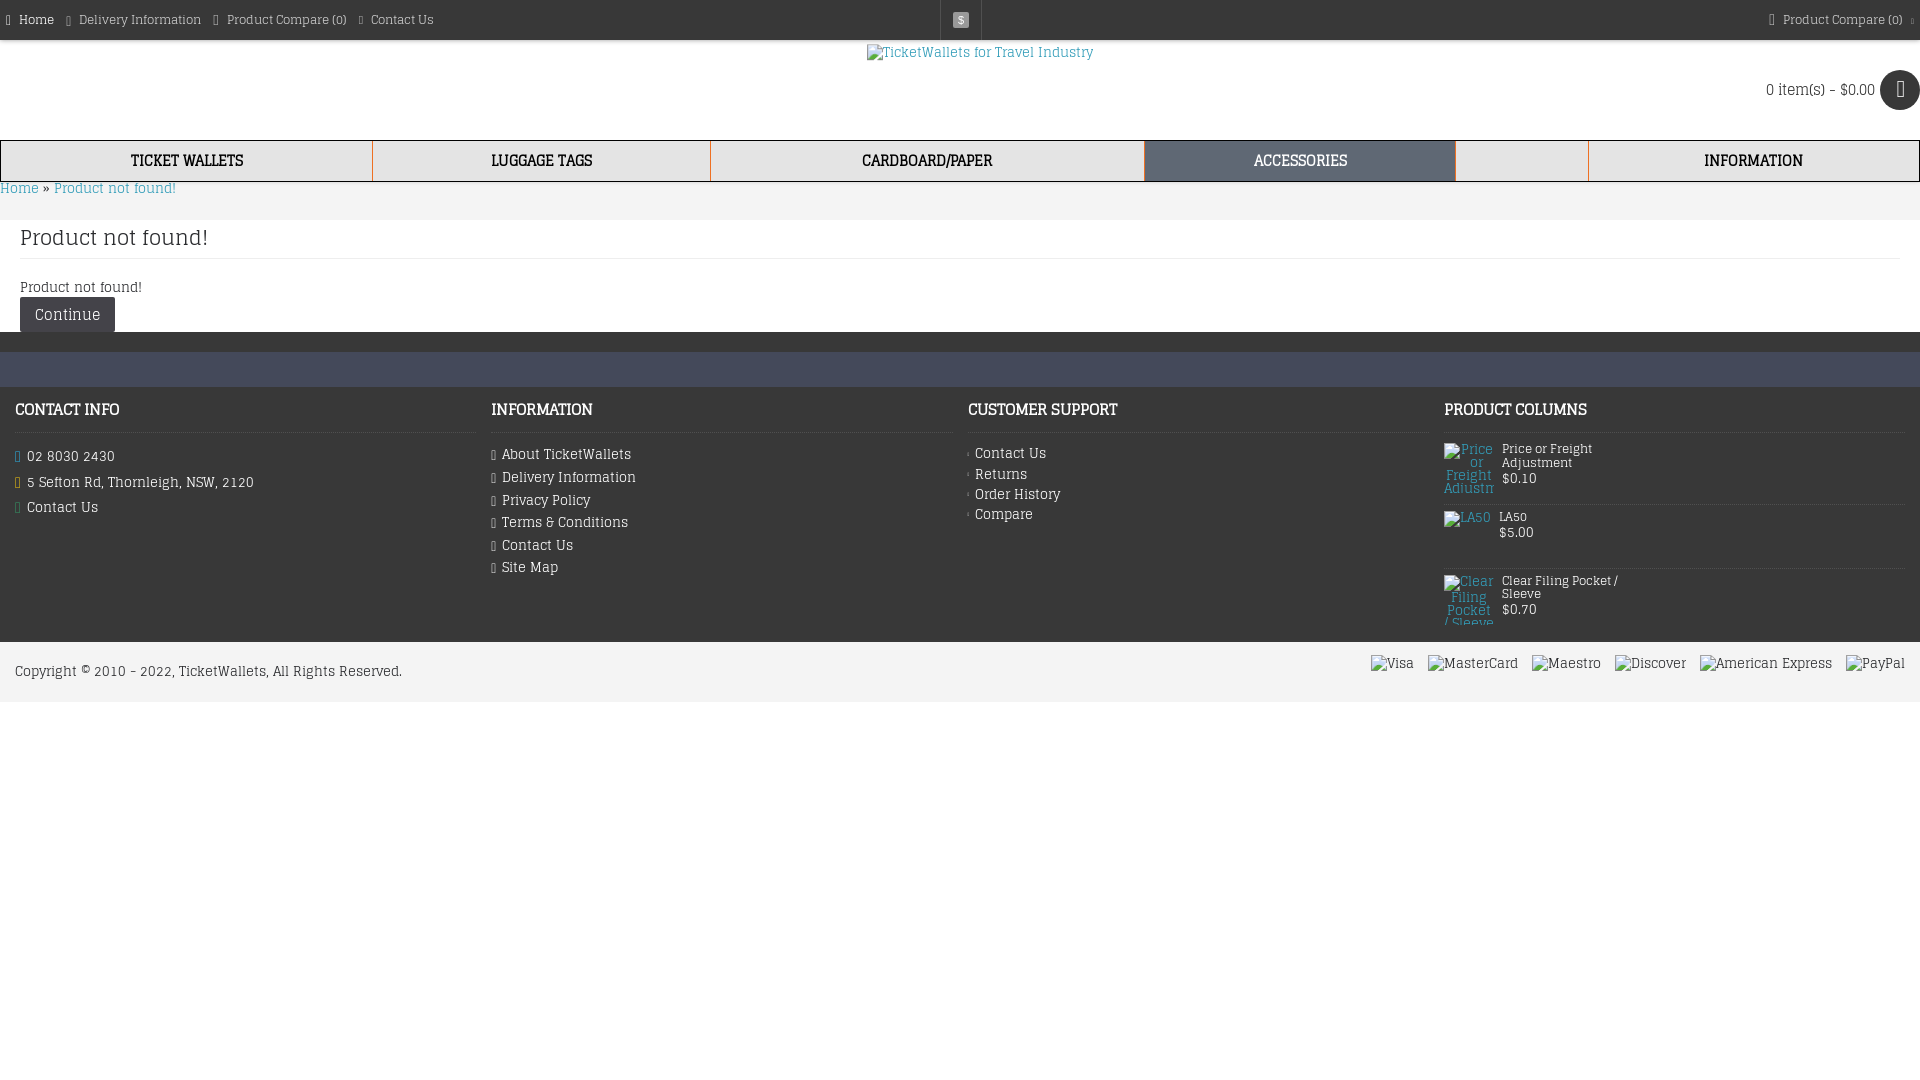 This screenshot has height=1080, width=1920. What do you see at coordinates (1468, 467) in the screenshot?
I see `'Price or Freight Adjustment'` at bounding box center [1468, 467].